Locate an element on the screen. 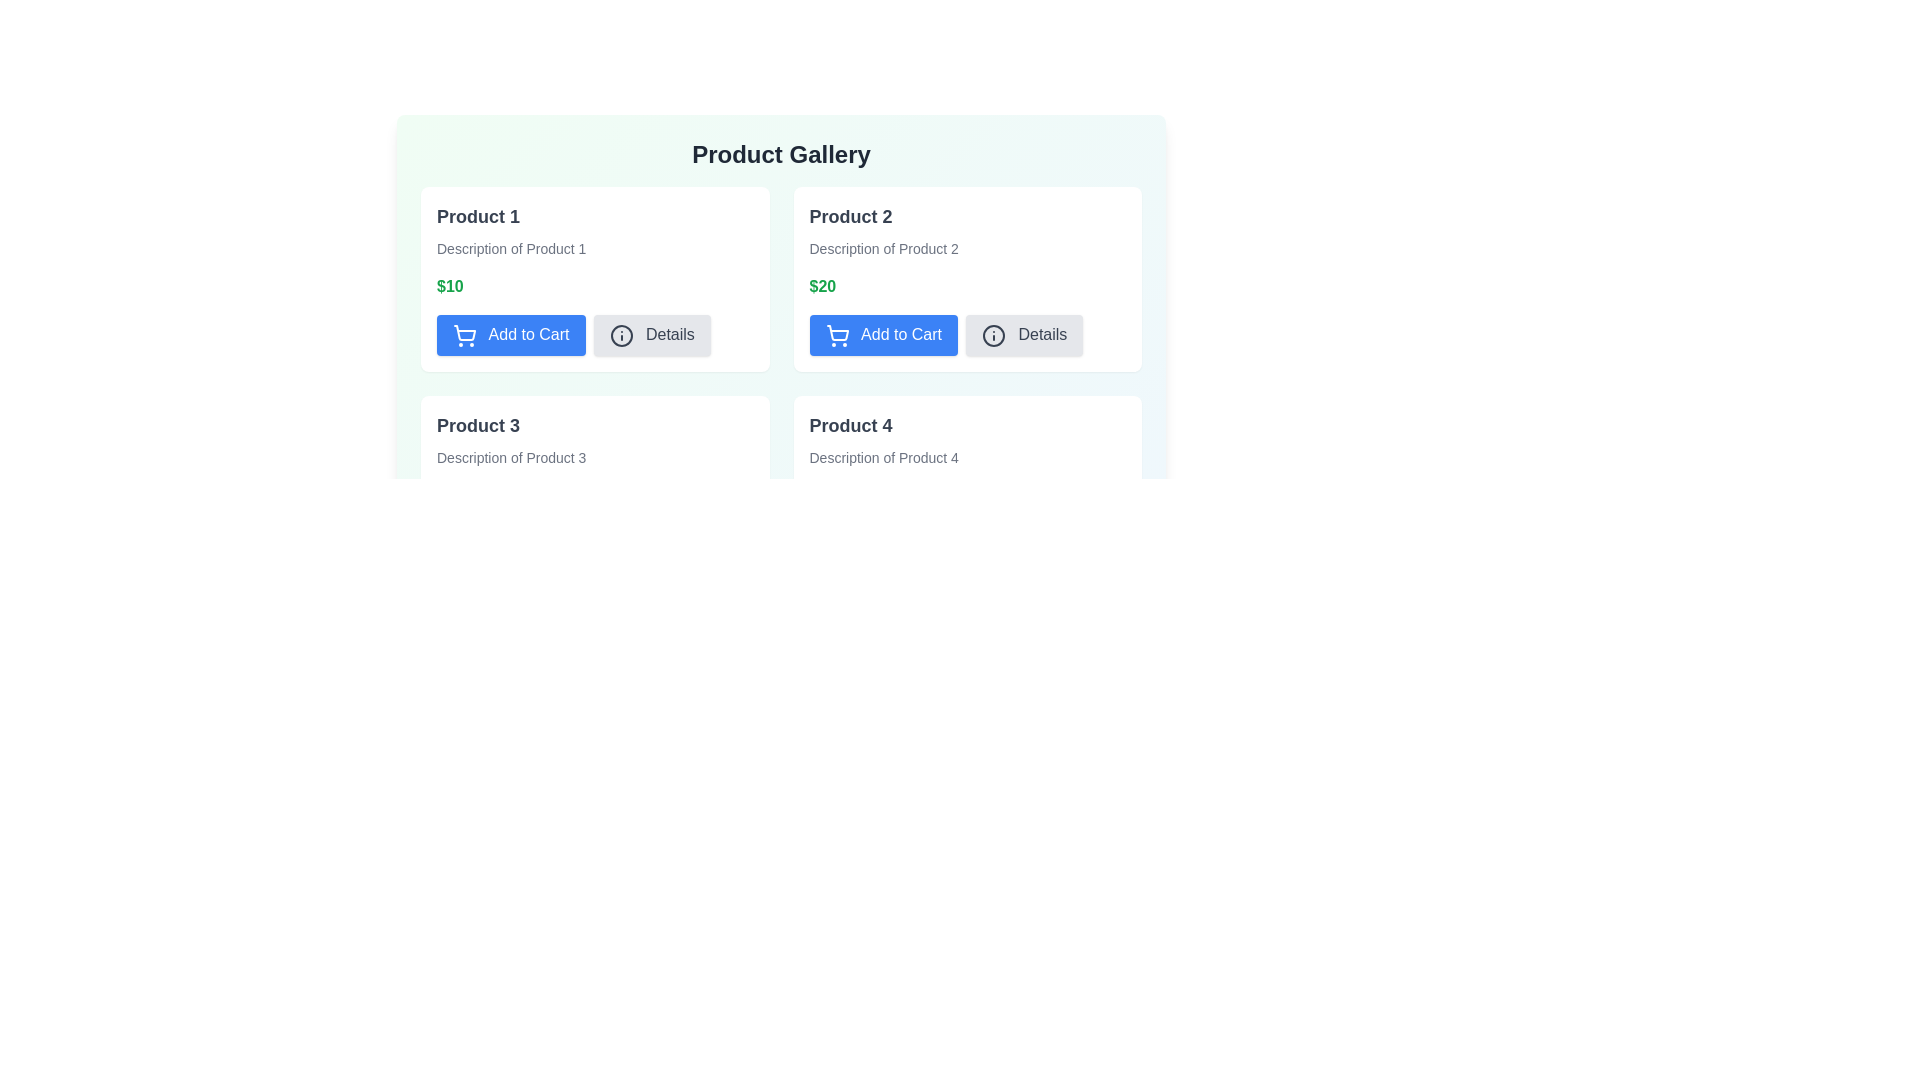 The height and width of the screenshot is (1080, 1920). price value displayed in the green-colored text showing '$10', located prominently under the product description of 'Product 1' in the product gallery is located at coordinates (449, 286).